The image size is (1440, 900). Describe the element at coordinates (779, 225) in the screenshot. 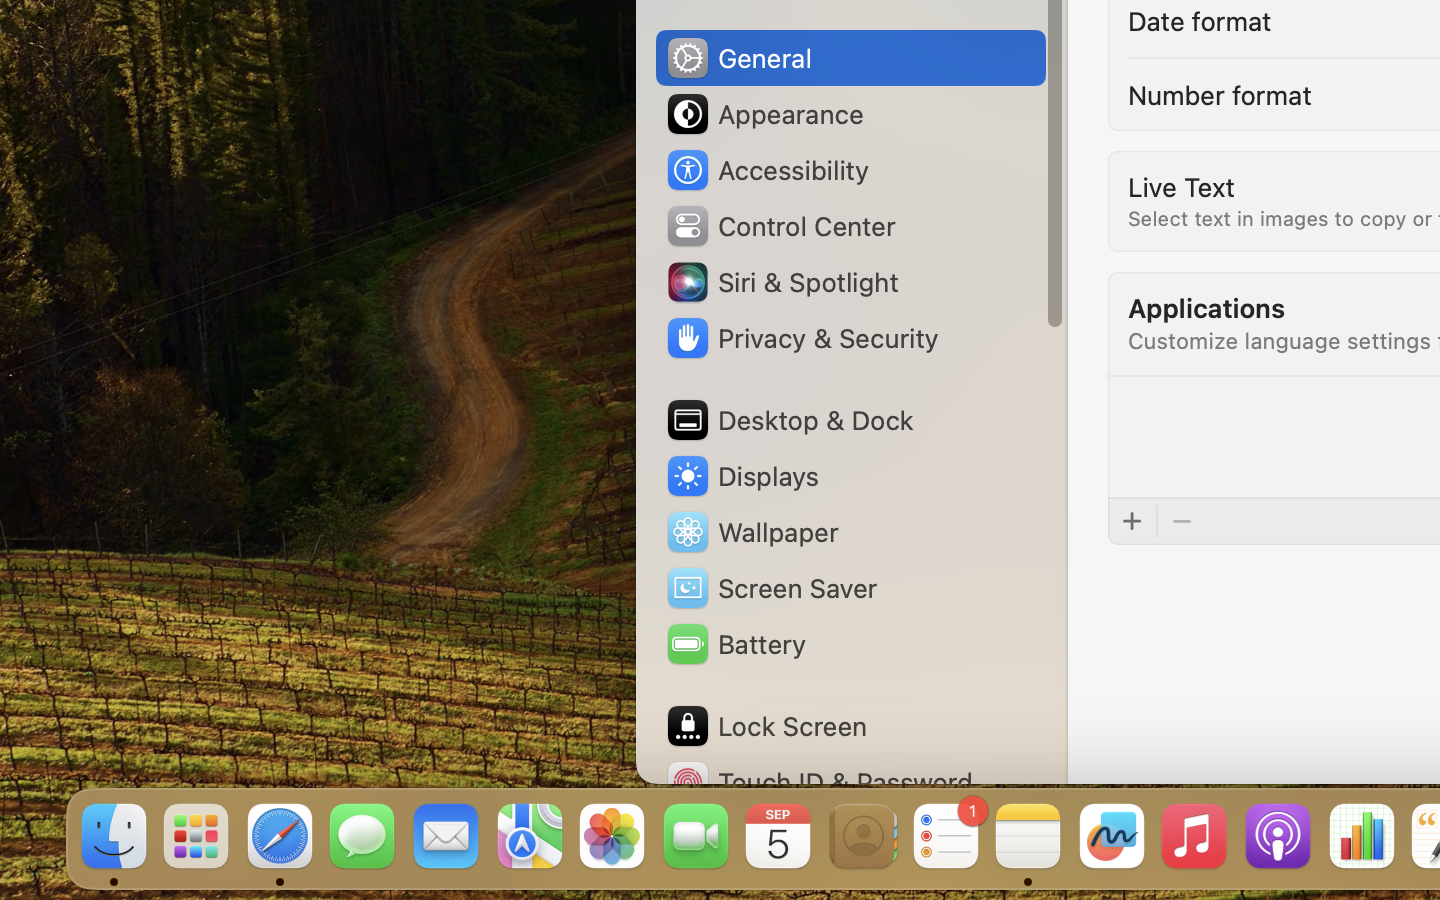

I see `'Control Center'` at that location.